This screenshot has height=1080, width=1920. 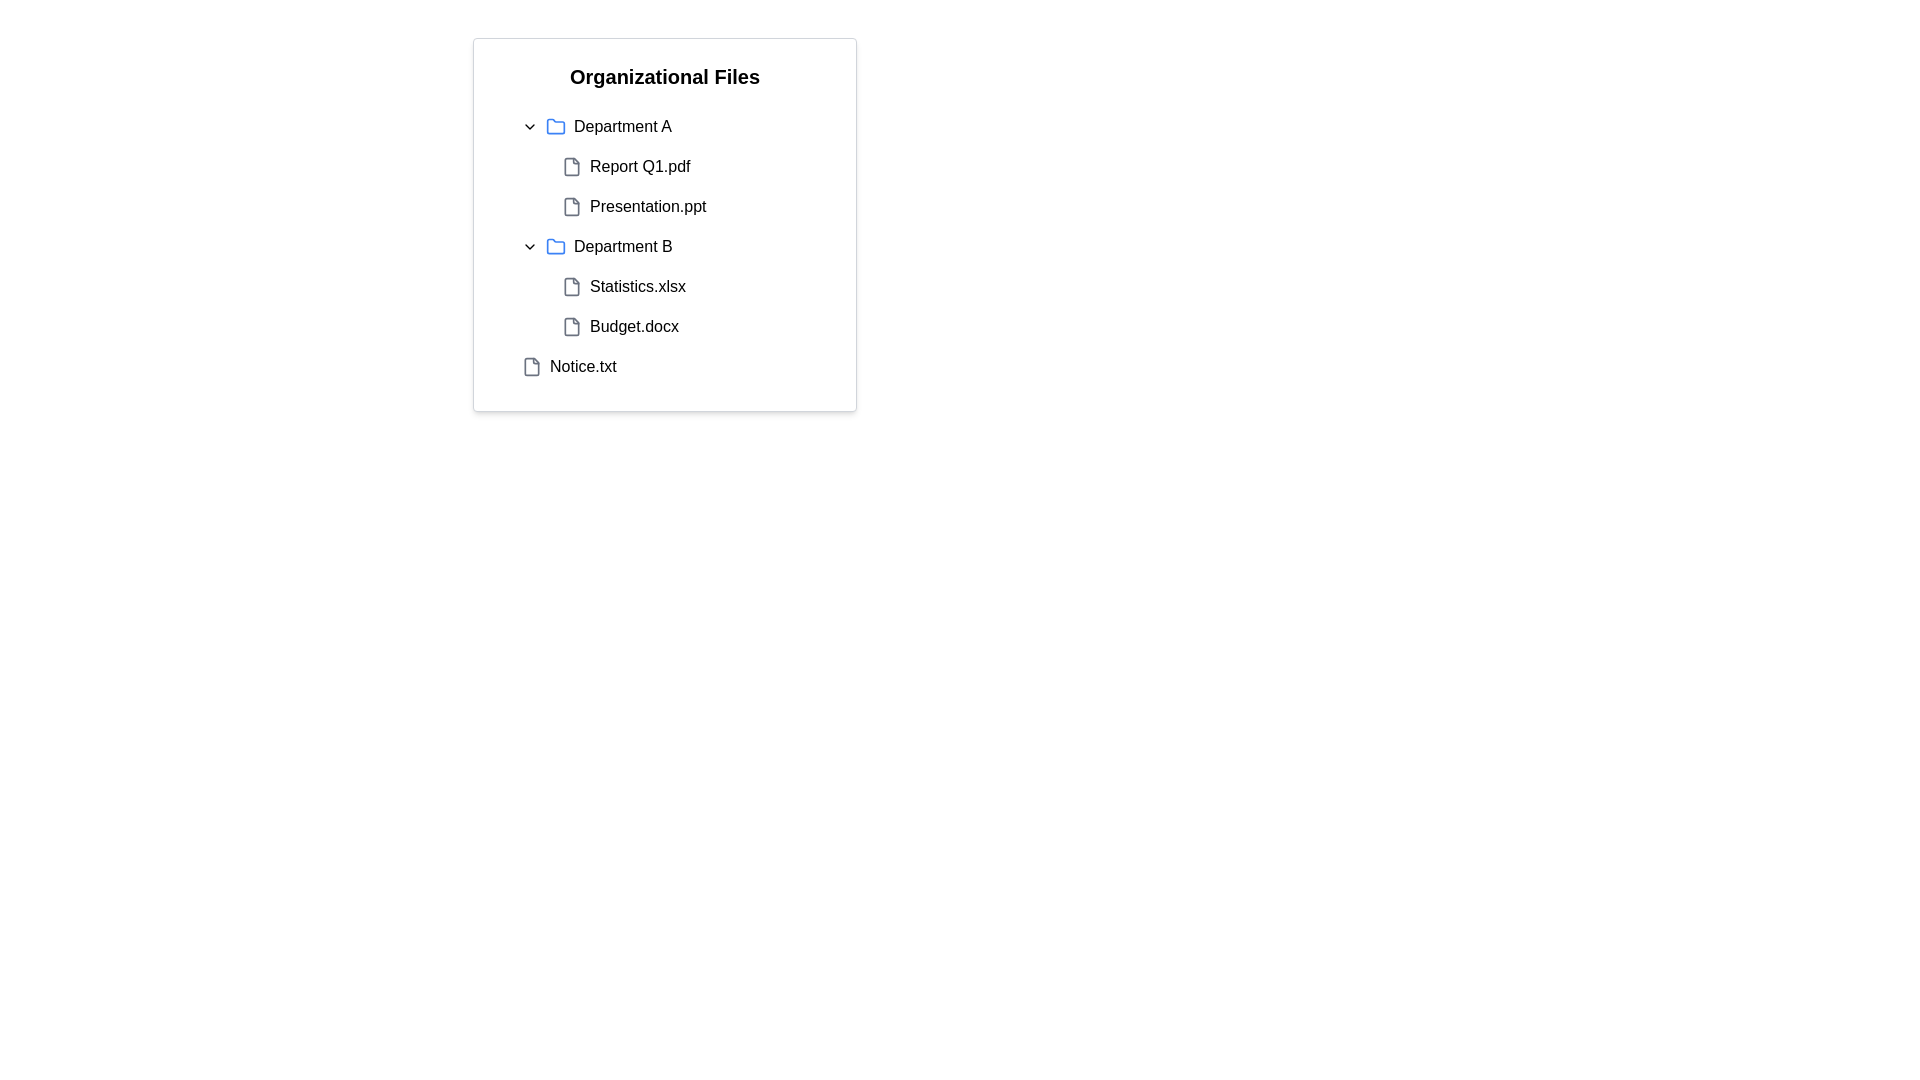 I want to click on the downward-facing chevron icon, so click(x=529, y=127).